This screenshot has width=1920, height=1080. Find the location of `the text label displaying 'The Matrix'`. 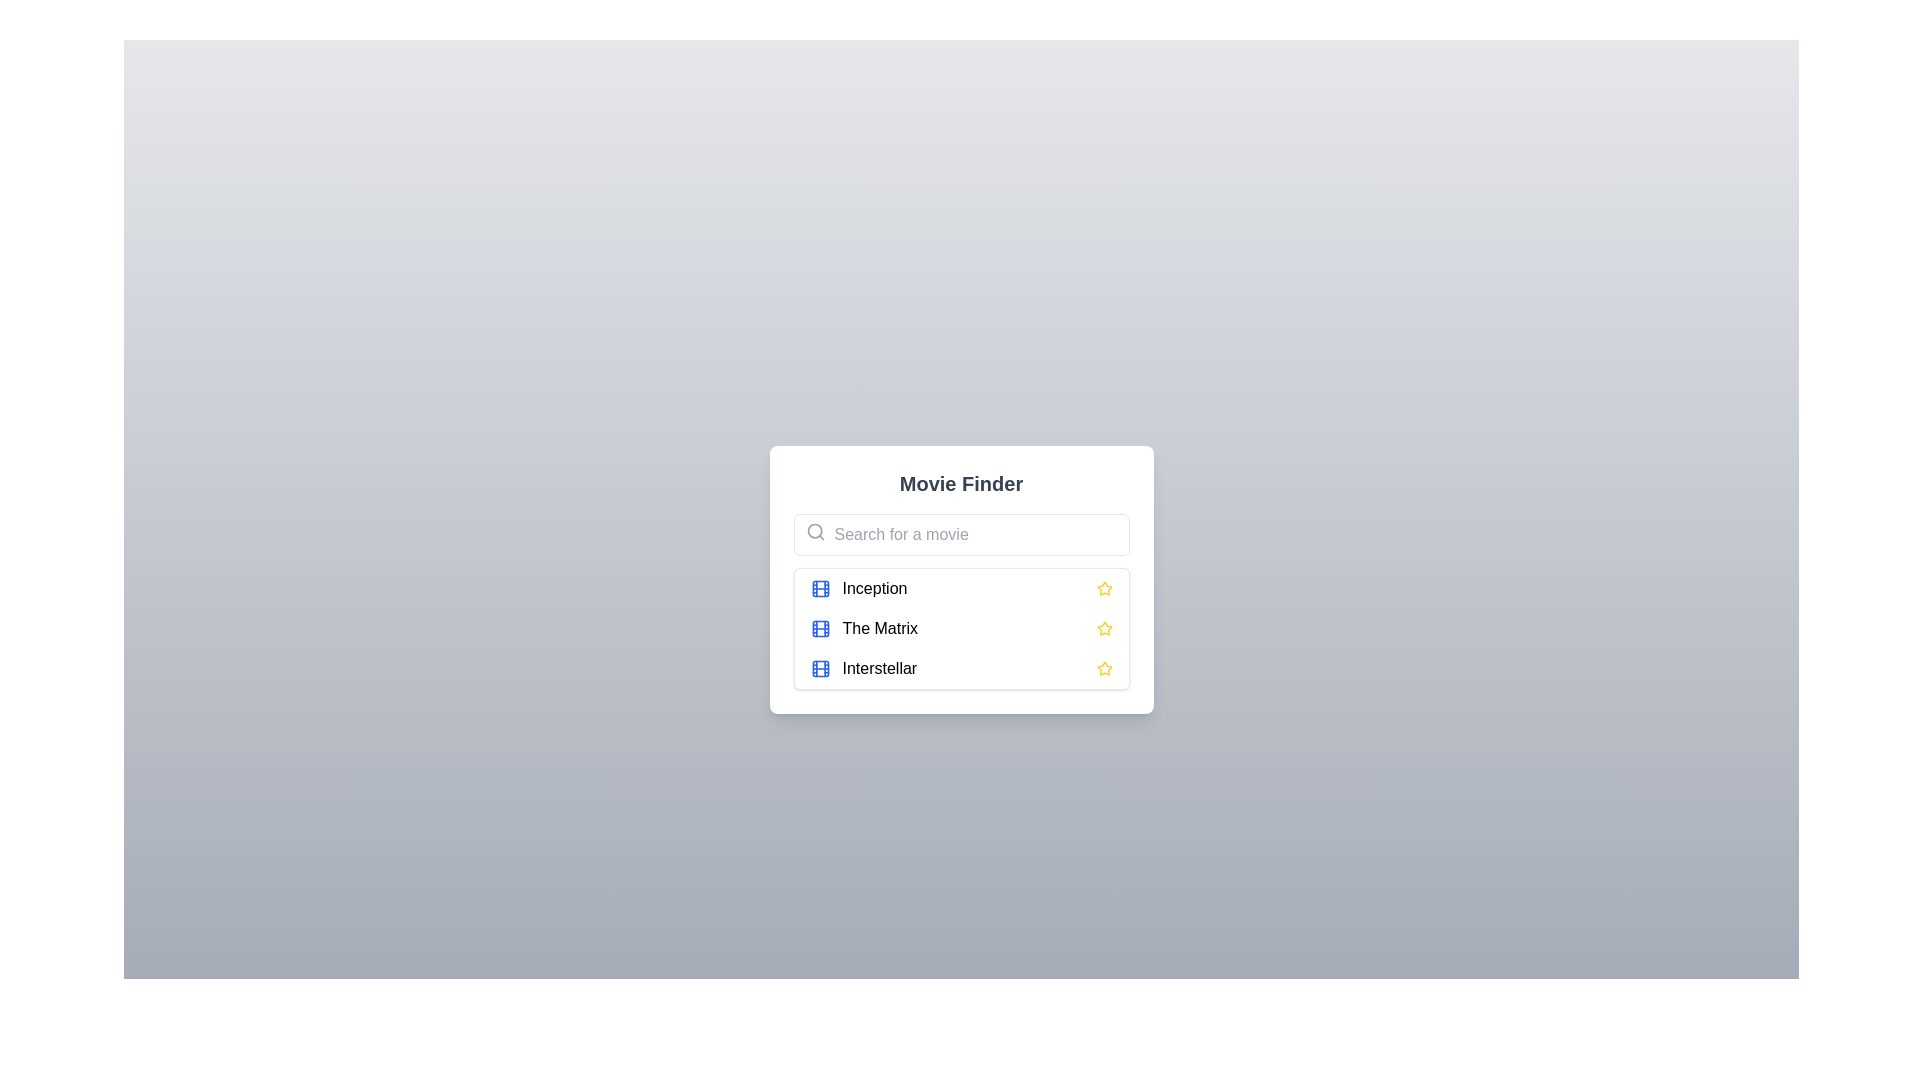

the text label displaying 'The Matrix' is located at coordinates (879, 627).